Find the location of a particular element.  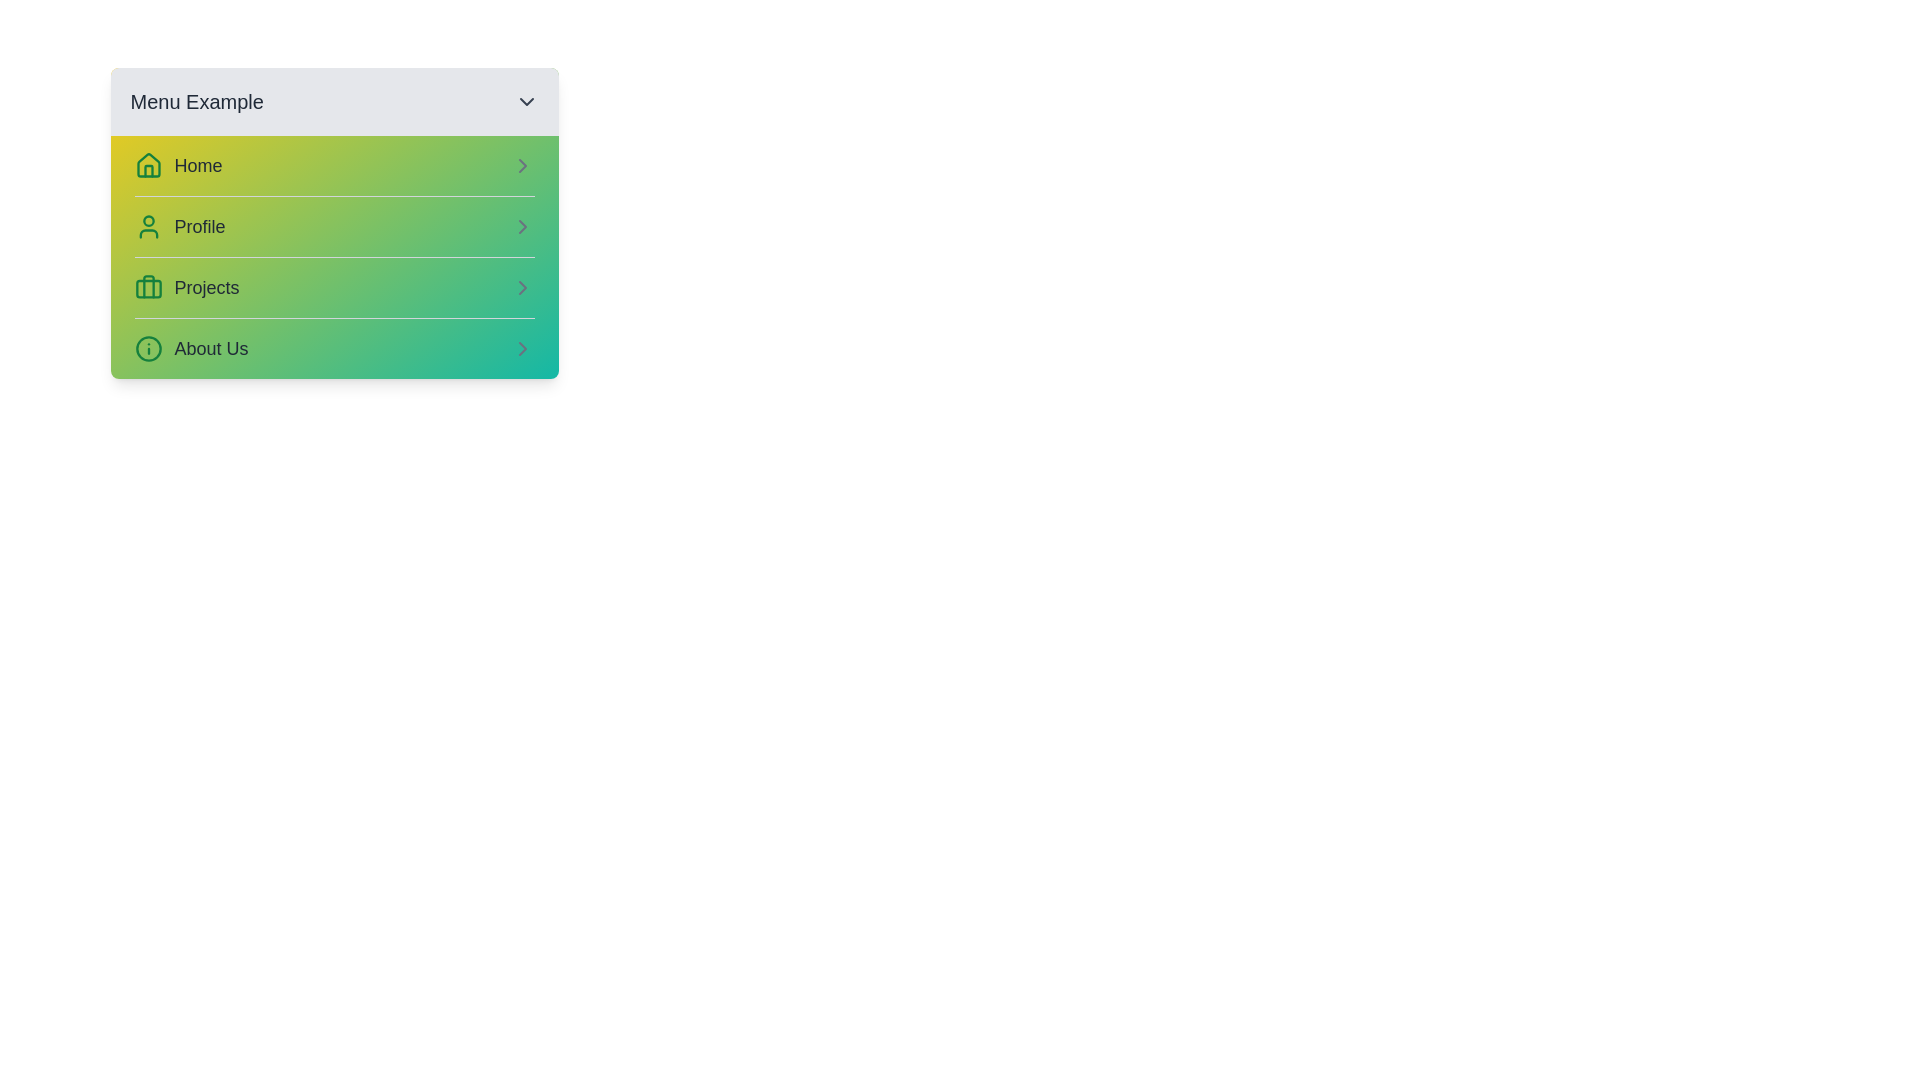

the menu item About Us is located at coordinates (334, 347).